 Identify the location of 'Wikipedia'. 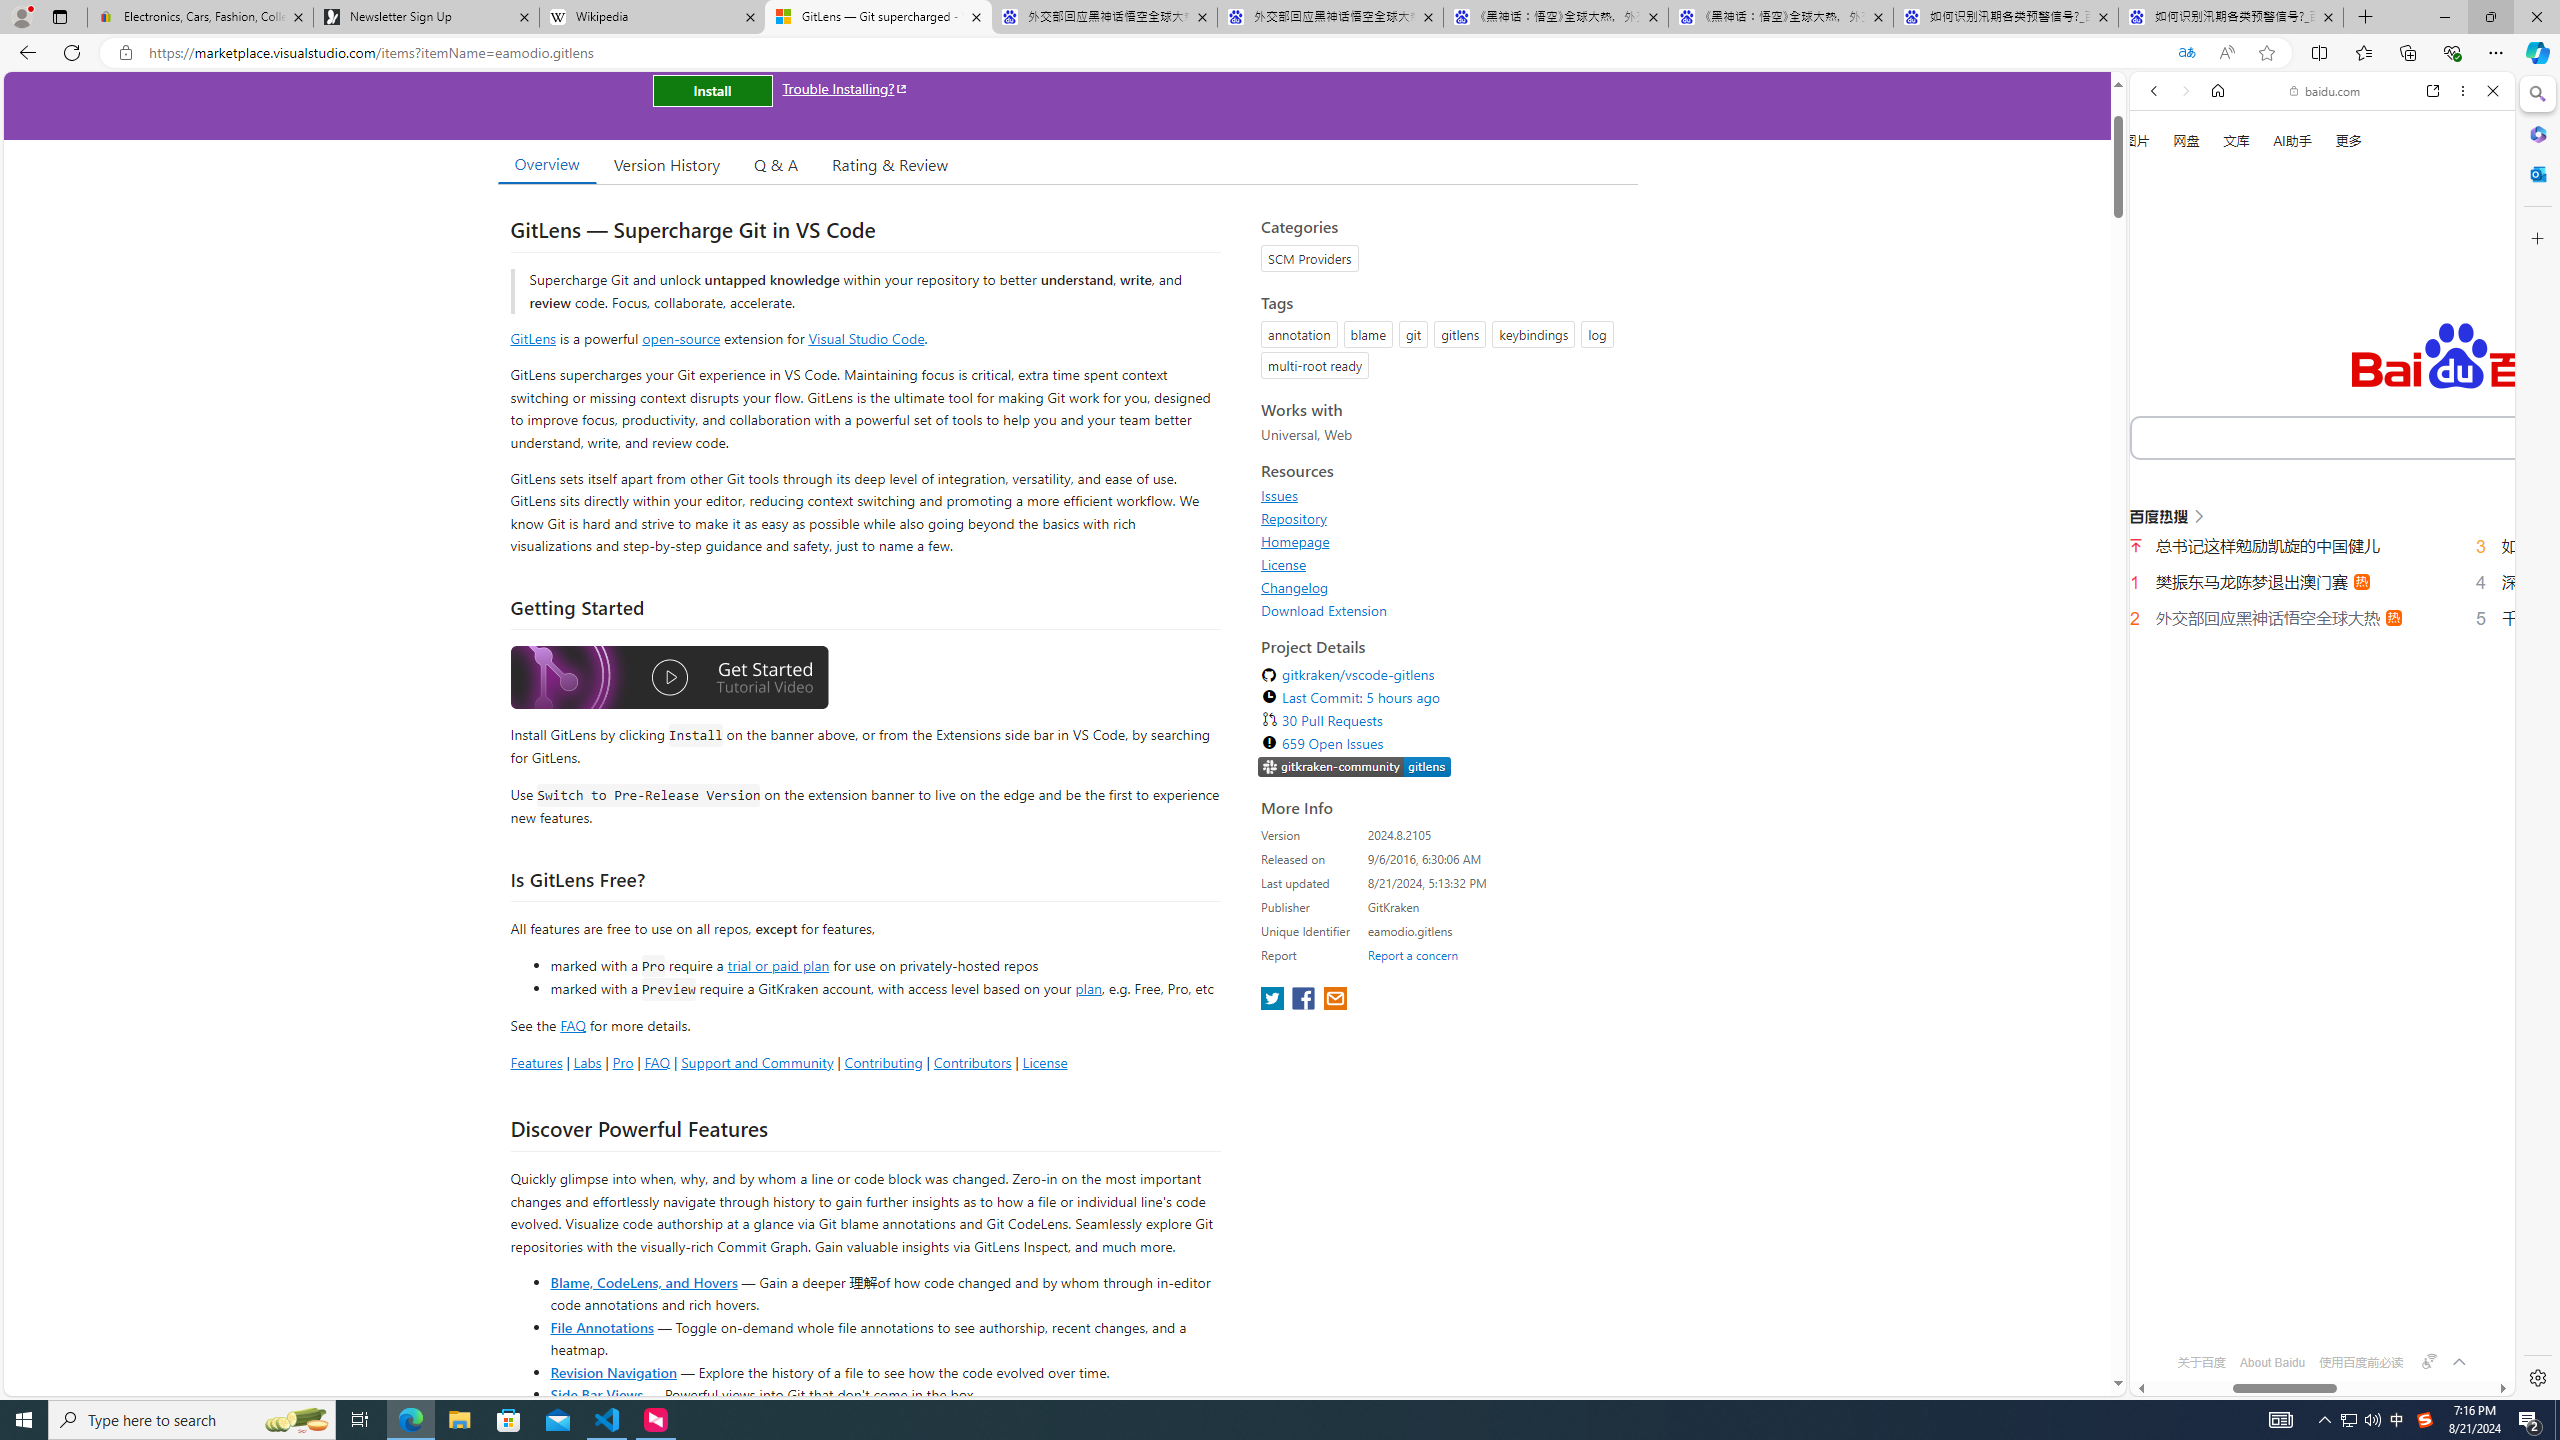
(651, 16).